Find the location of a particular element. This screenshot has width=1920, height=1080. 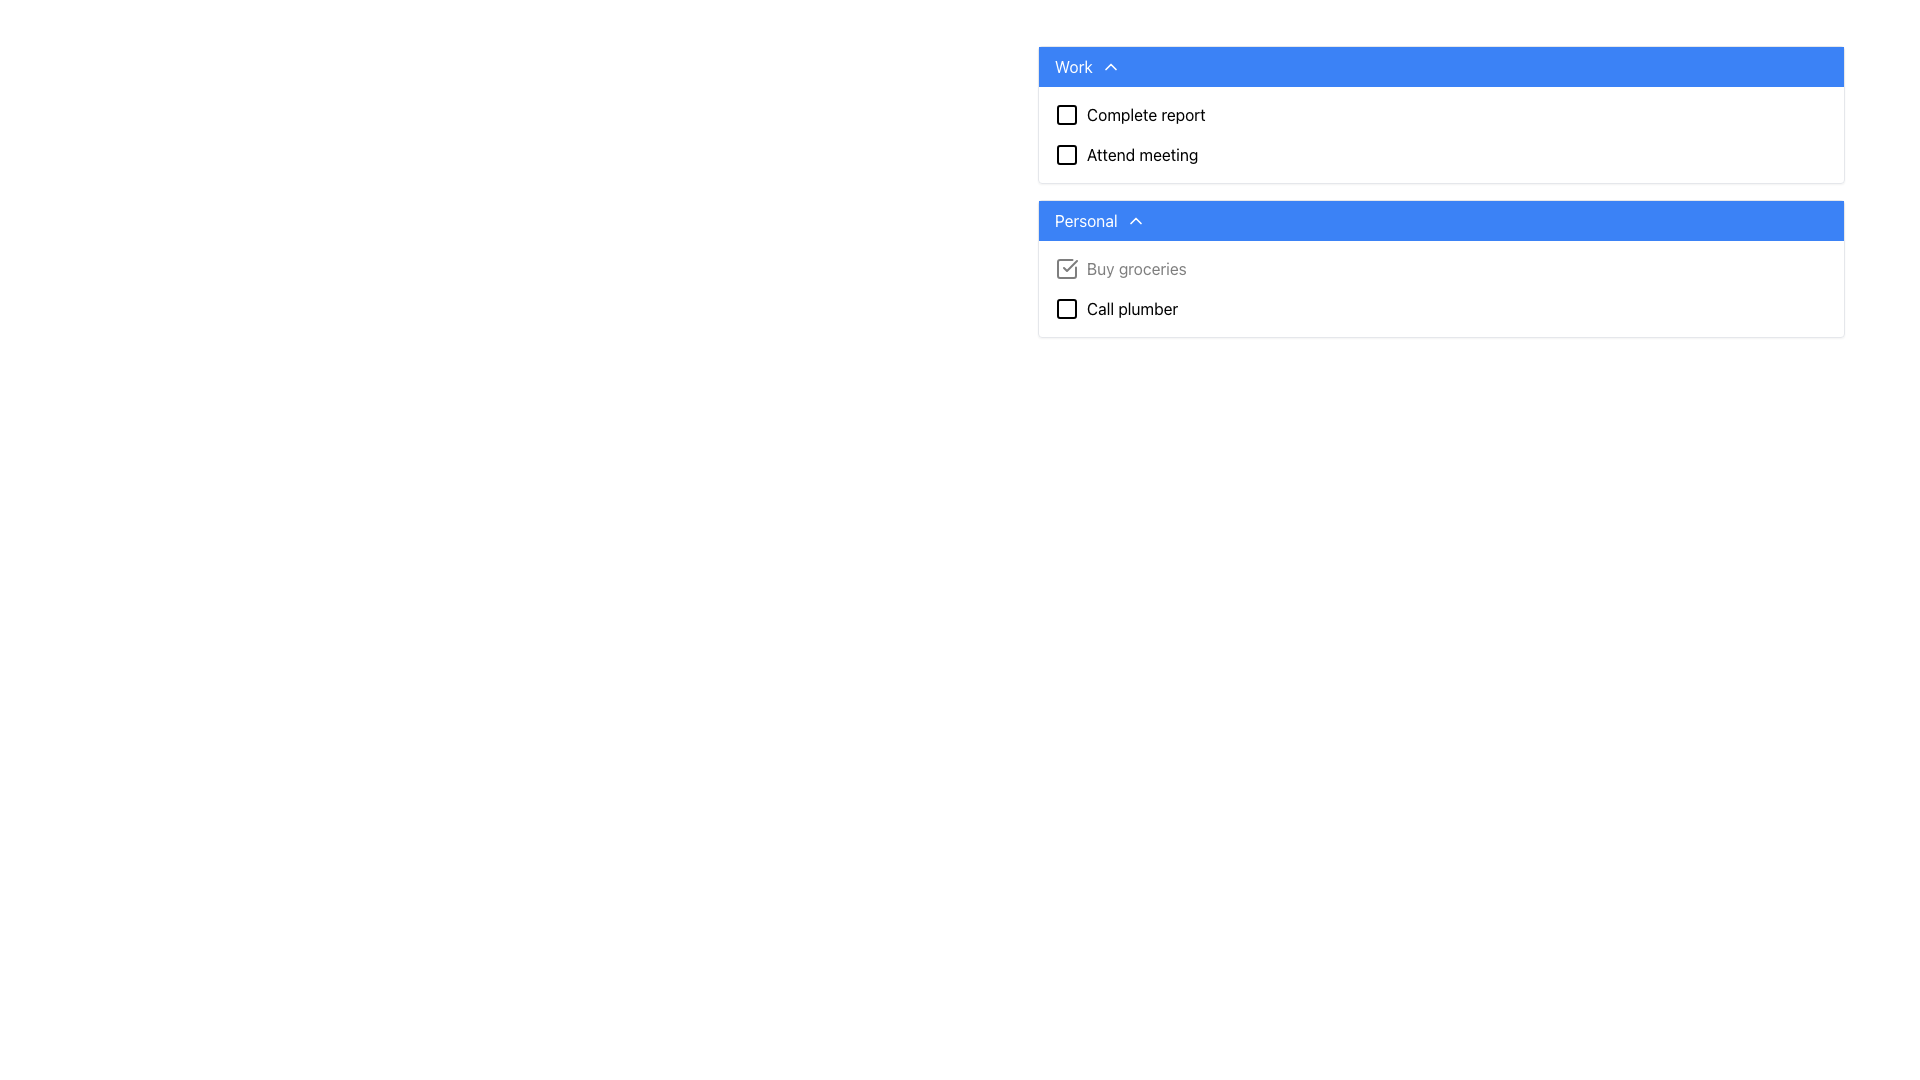

the checkbox of the task labeled 'Buy groceries' to mark it as done is located at coordinates (1441, 268).